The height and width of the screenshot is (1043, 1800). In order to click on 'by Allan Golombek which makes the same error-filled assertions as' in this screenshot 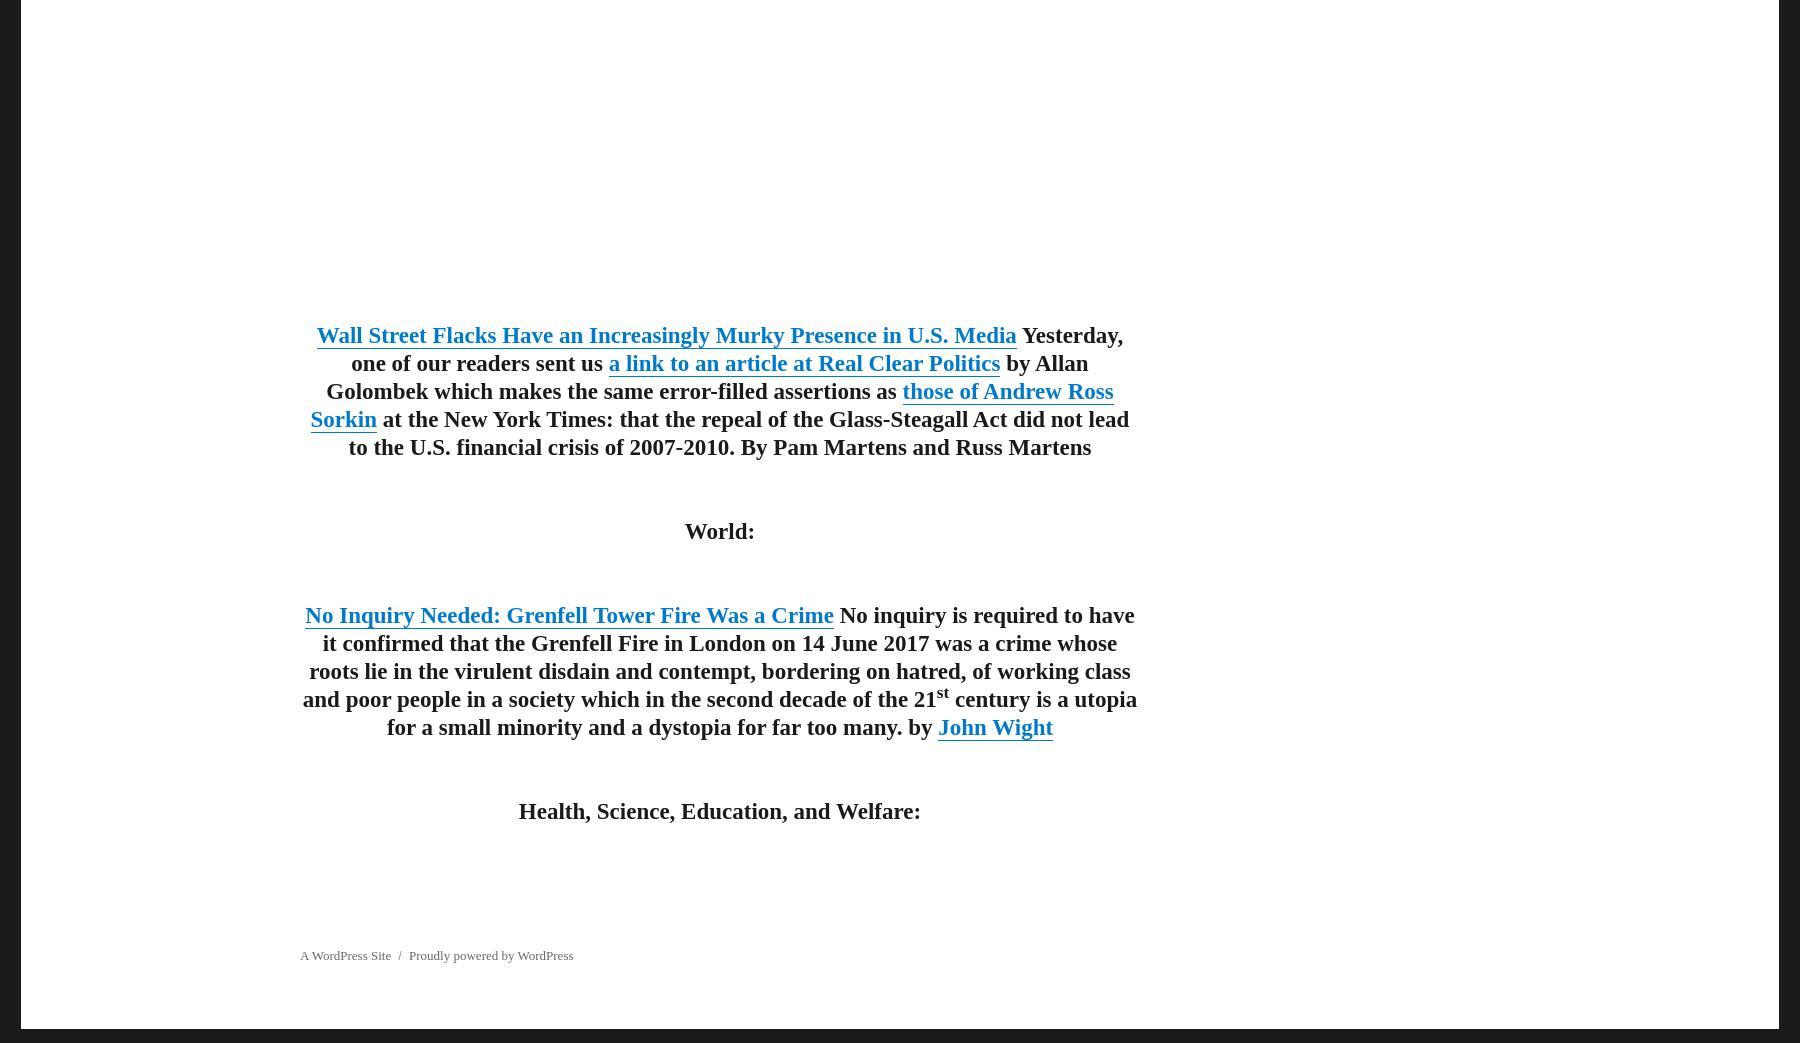, I will do `click(706, 376)`.